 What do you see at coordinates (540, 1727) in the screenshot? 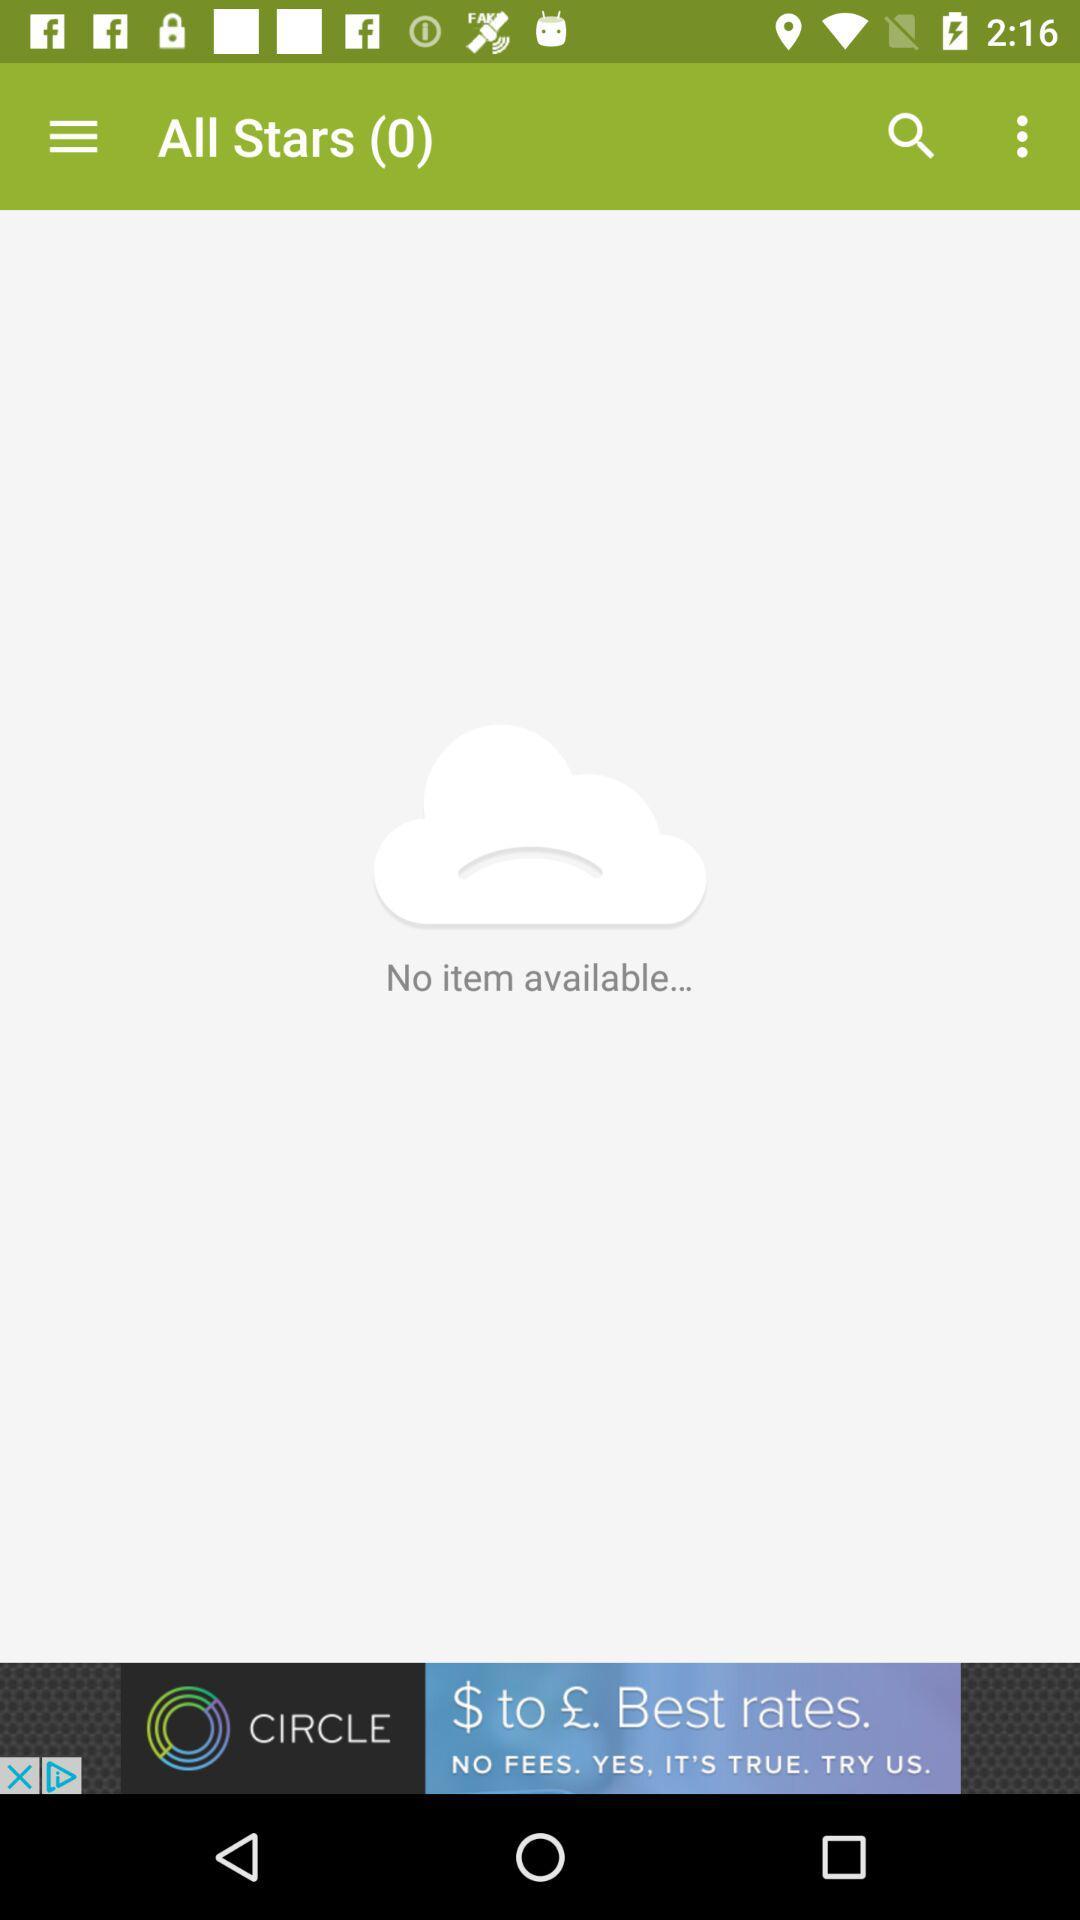
I see `advertisement` at bounding box center [540, 1727].